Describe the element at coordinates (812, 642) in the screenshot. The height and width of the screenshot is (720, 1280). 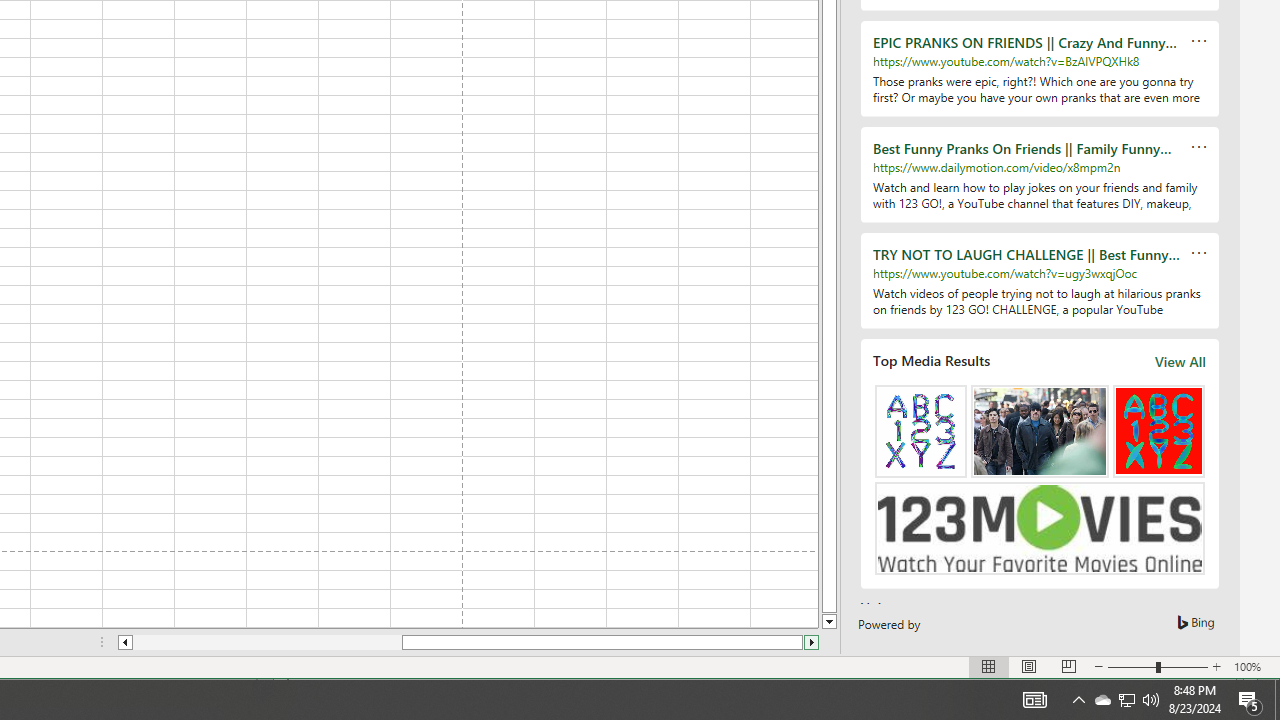
I see `'Column right'` at that location.